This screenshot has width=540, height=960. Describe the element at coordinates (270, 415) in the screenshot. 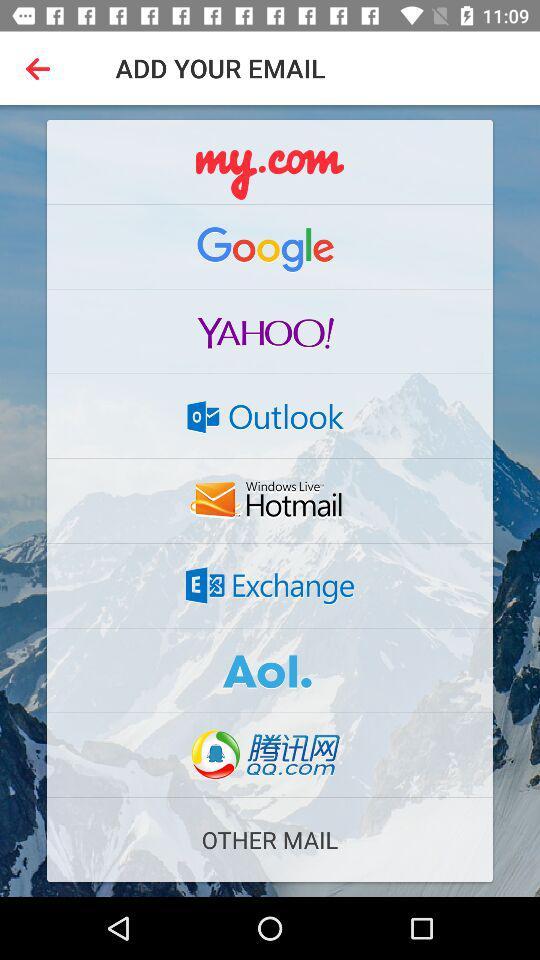

I see `outlook` at that location.